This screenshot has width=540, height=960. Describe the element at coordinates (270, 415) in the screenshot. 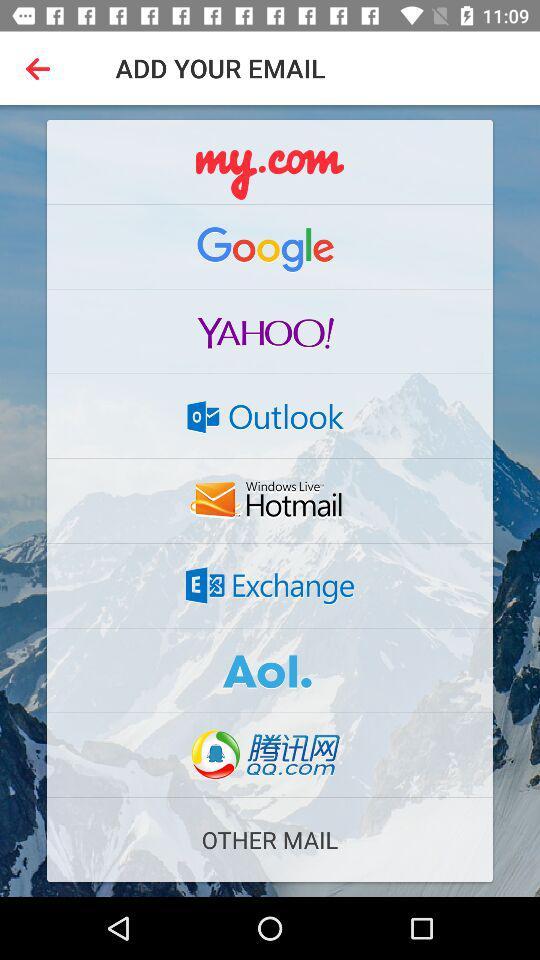

I see `outlook` at that location.